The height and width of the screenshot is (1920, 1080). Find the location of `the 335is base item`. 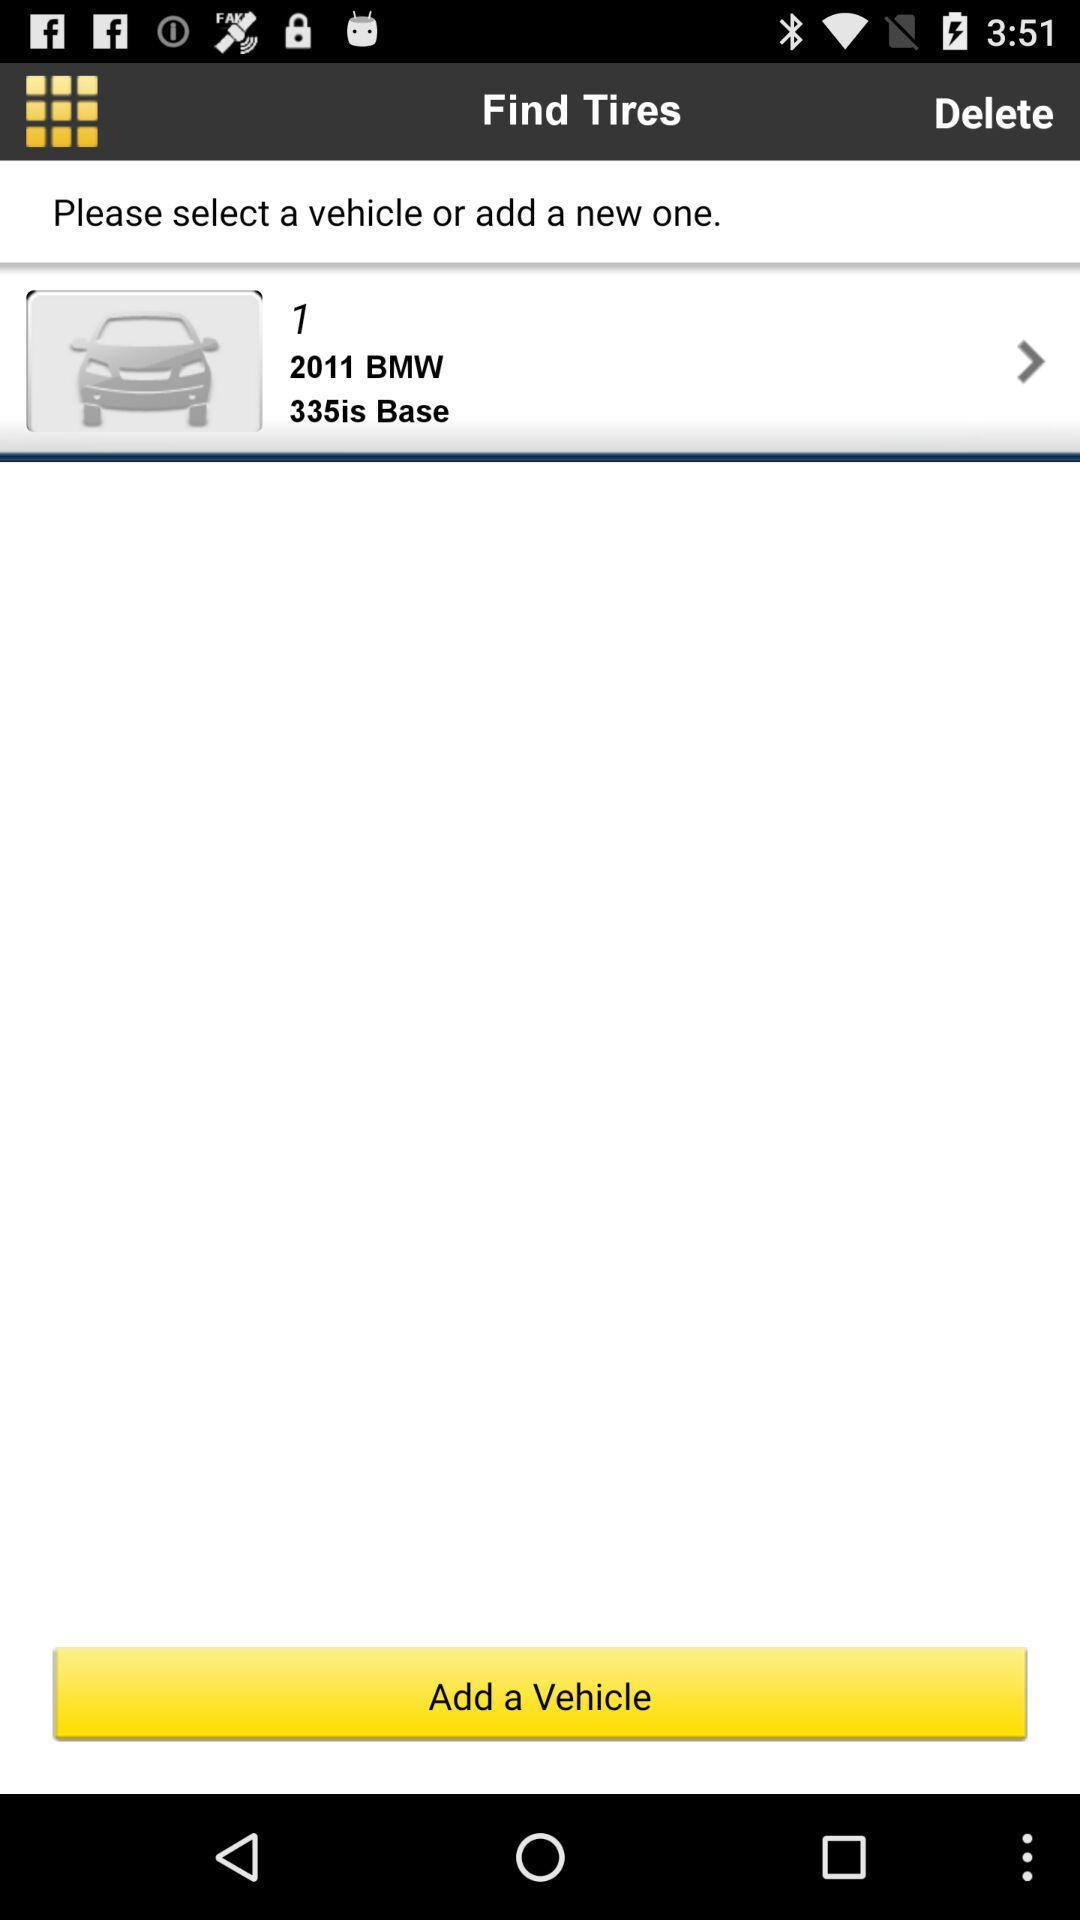

the 335is base item is located at coordinates (648, 411).